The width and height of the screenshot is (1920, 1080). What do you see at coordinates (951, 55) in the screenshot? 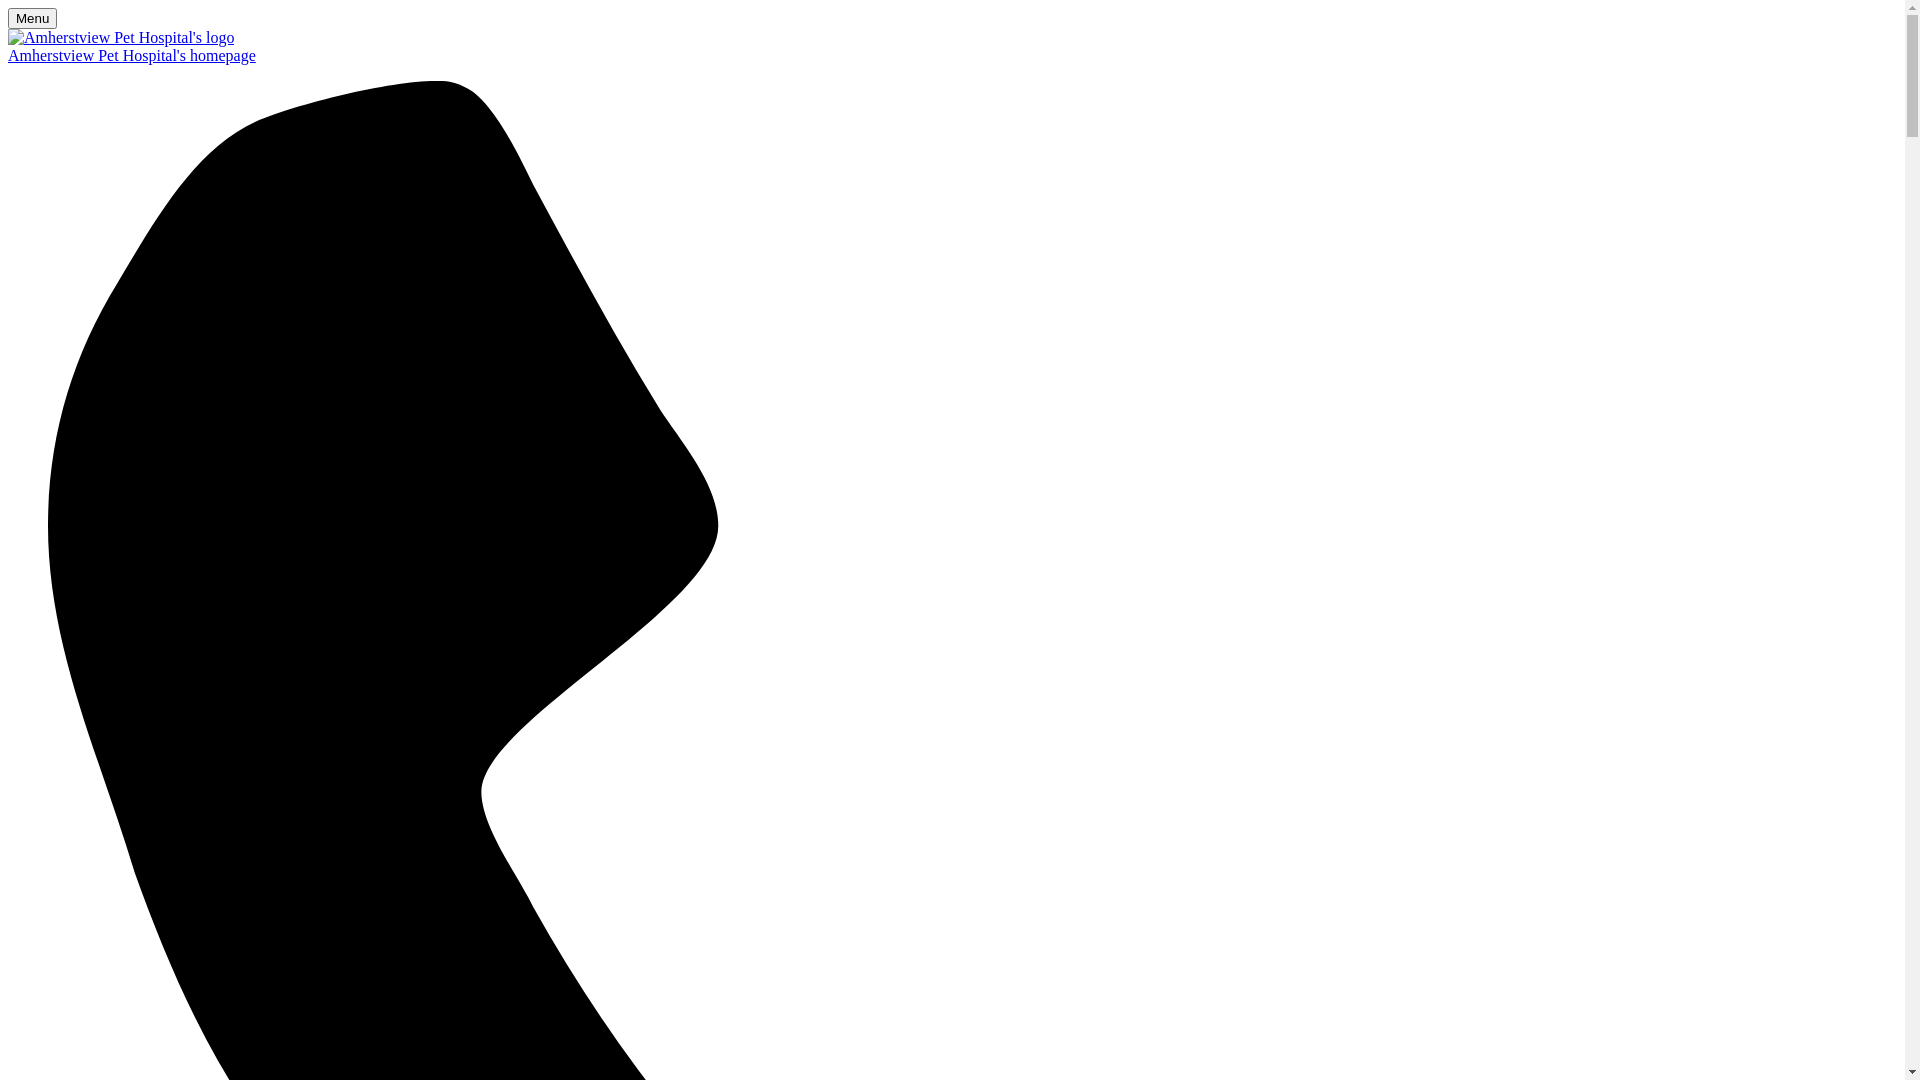
I see `'Amherstview Pet Hospital's homepage'` at bounding box center [951, 55].